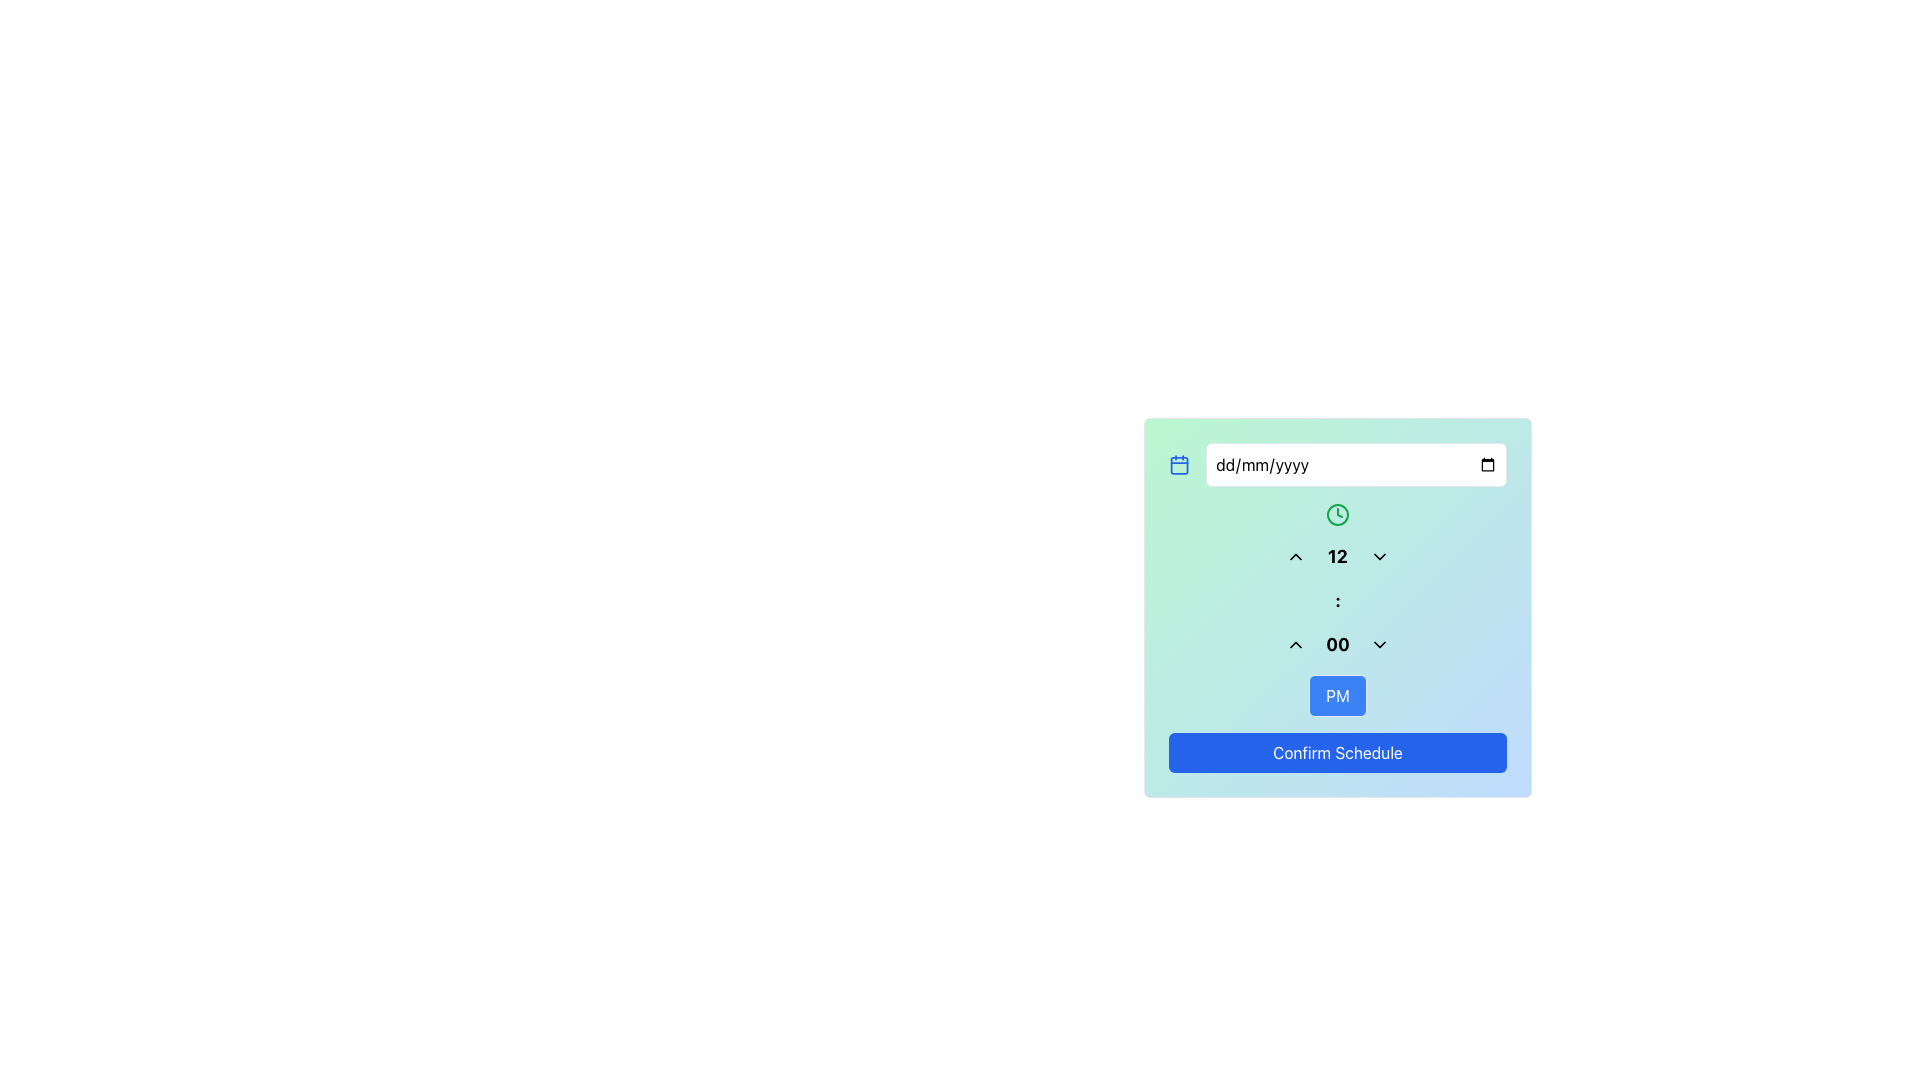 The width and height of the screenshot is (1920, 1080). Describe the element at coordinates (1338, 694) in the screenshot. I see `the rectangular blue button labeled 'PM' at the bottom of the time selection interface` at that location.